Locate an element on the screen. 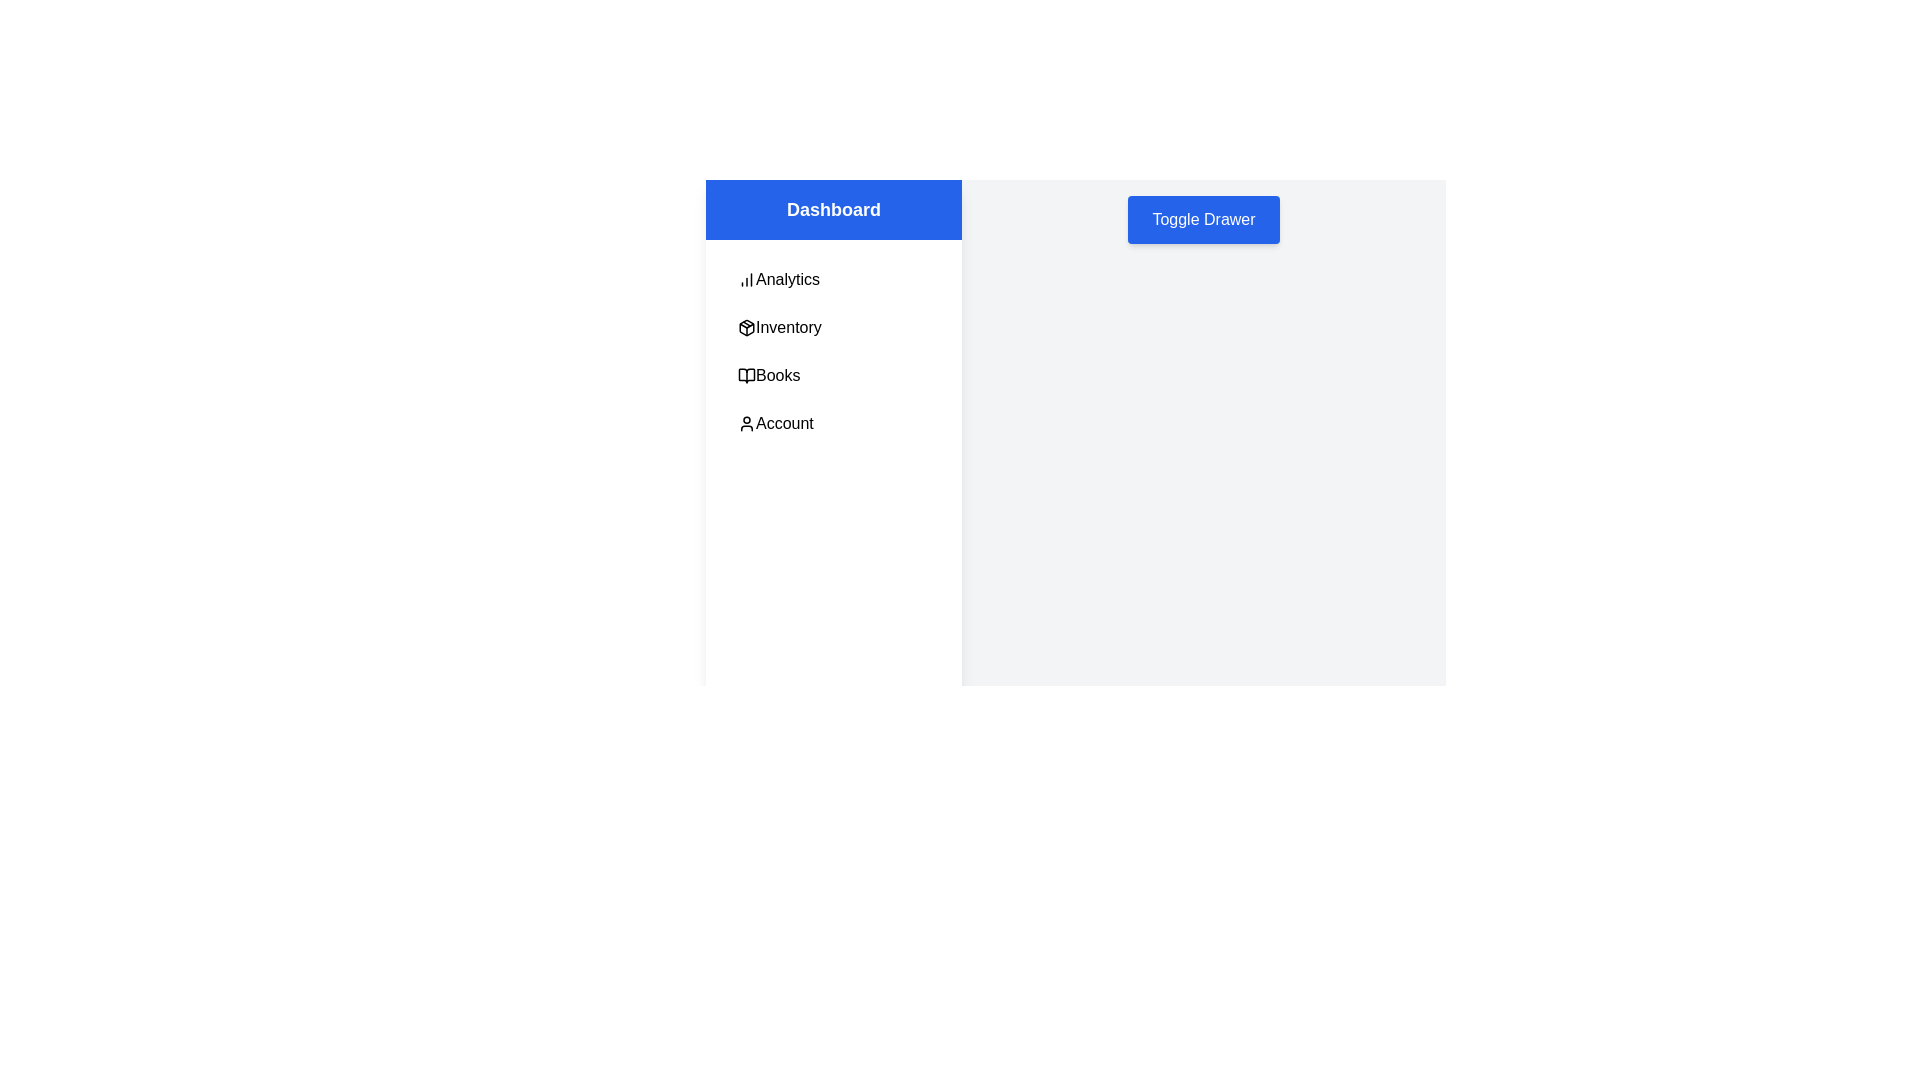  the icon beside the Books menu item is located at coordinates (746, 375).